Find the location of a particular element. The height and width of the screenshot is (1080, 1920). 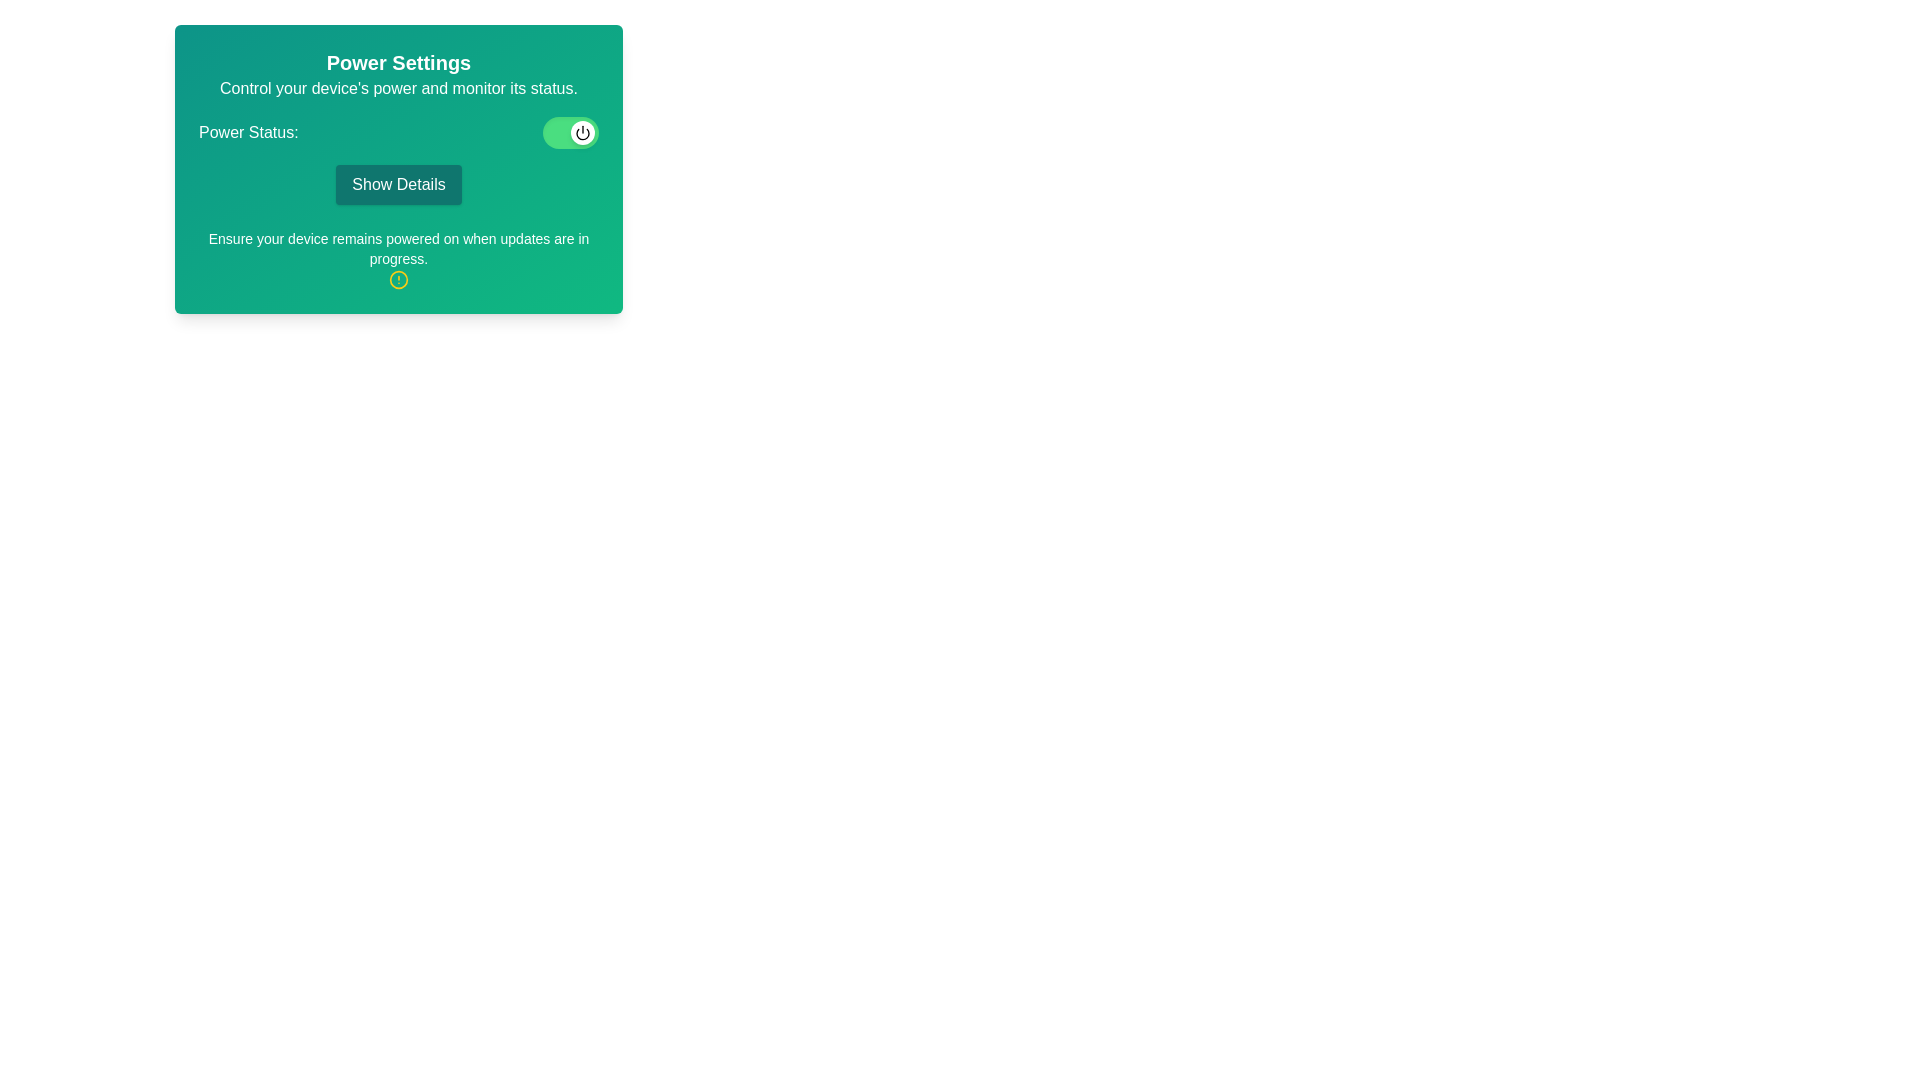

the informational static text reminding users to keep their device powered during updates, located within the 'Power Settings' card layout is located at coordinates (398, 248).